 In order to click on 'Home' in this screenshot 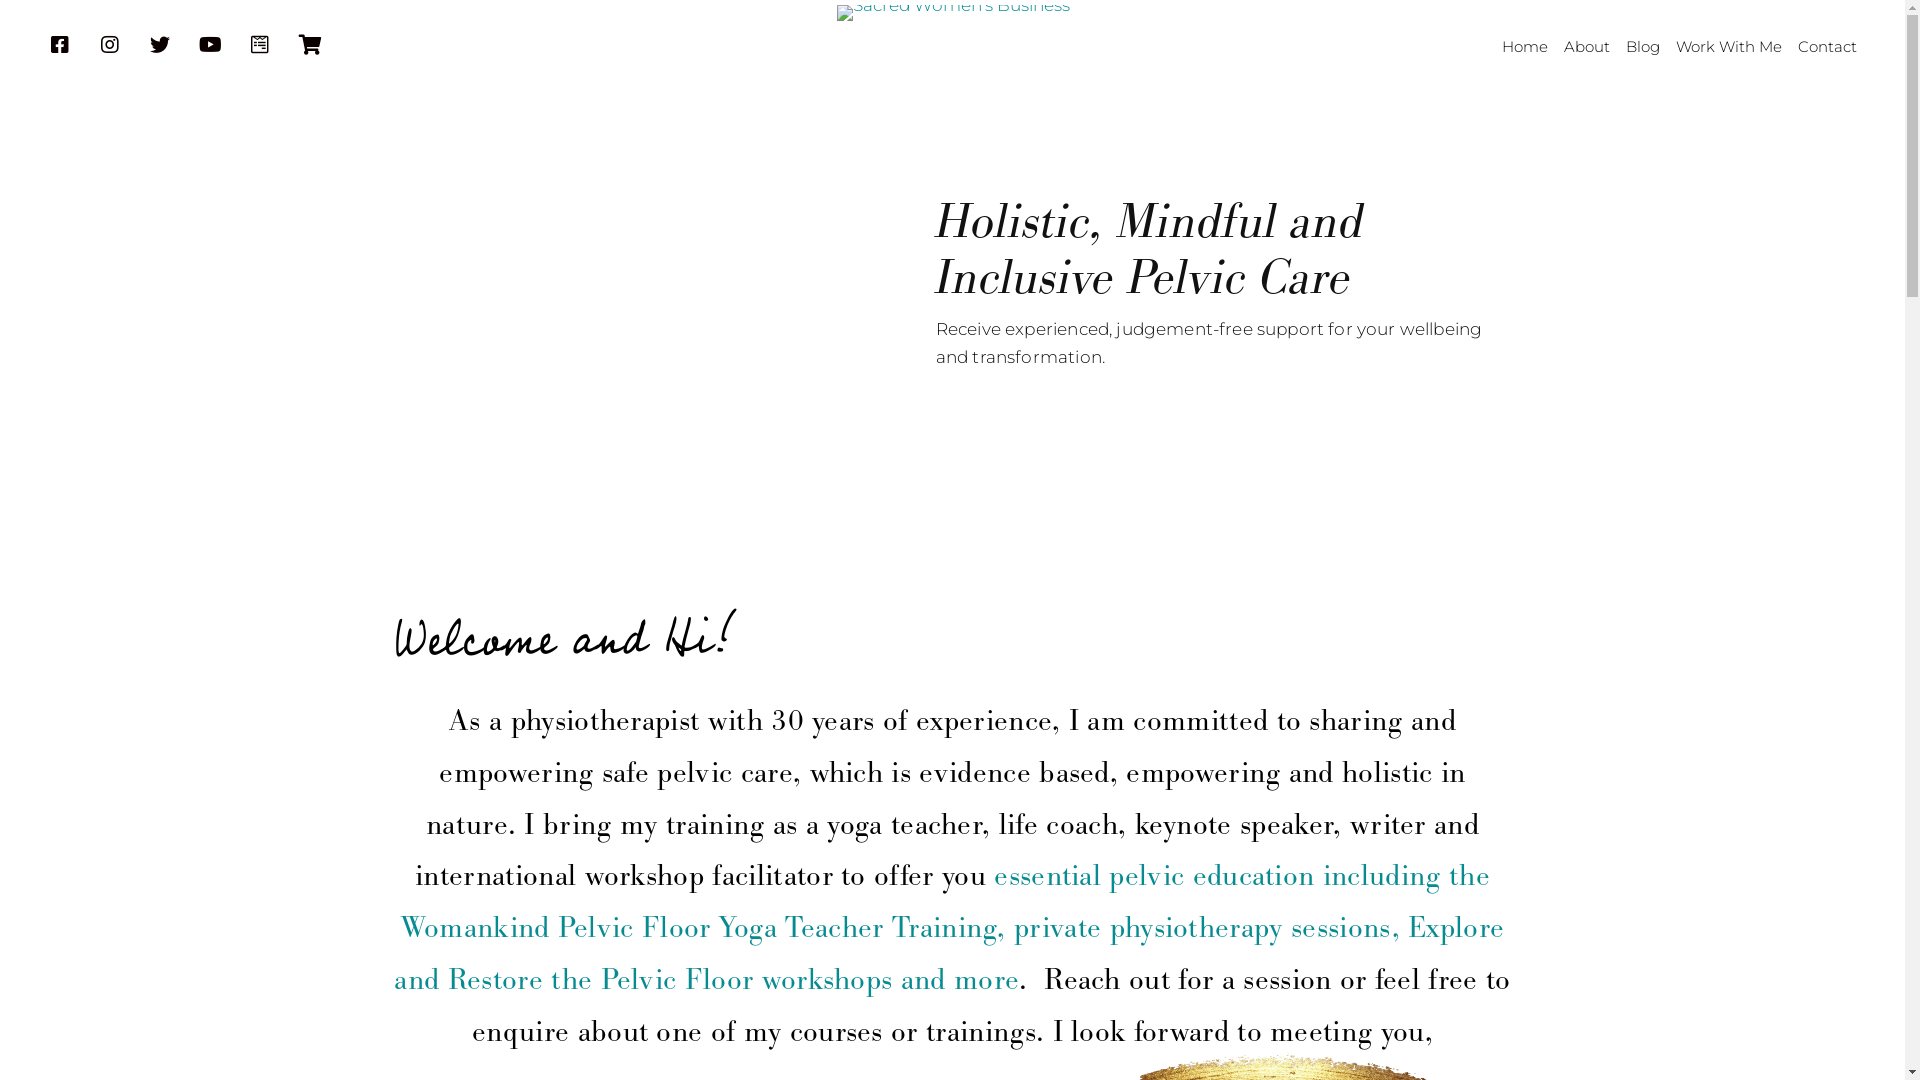, I will do `click(1524, 46)`.